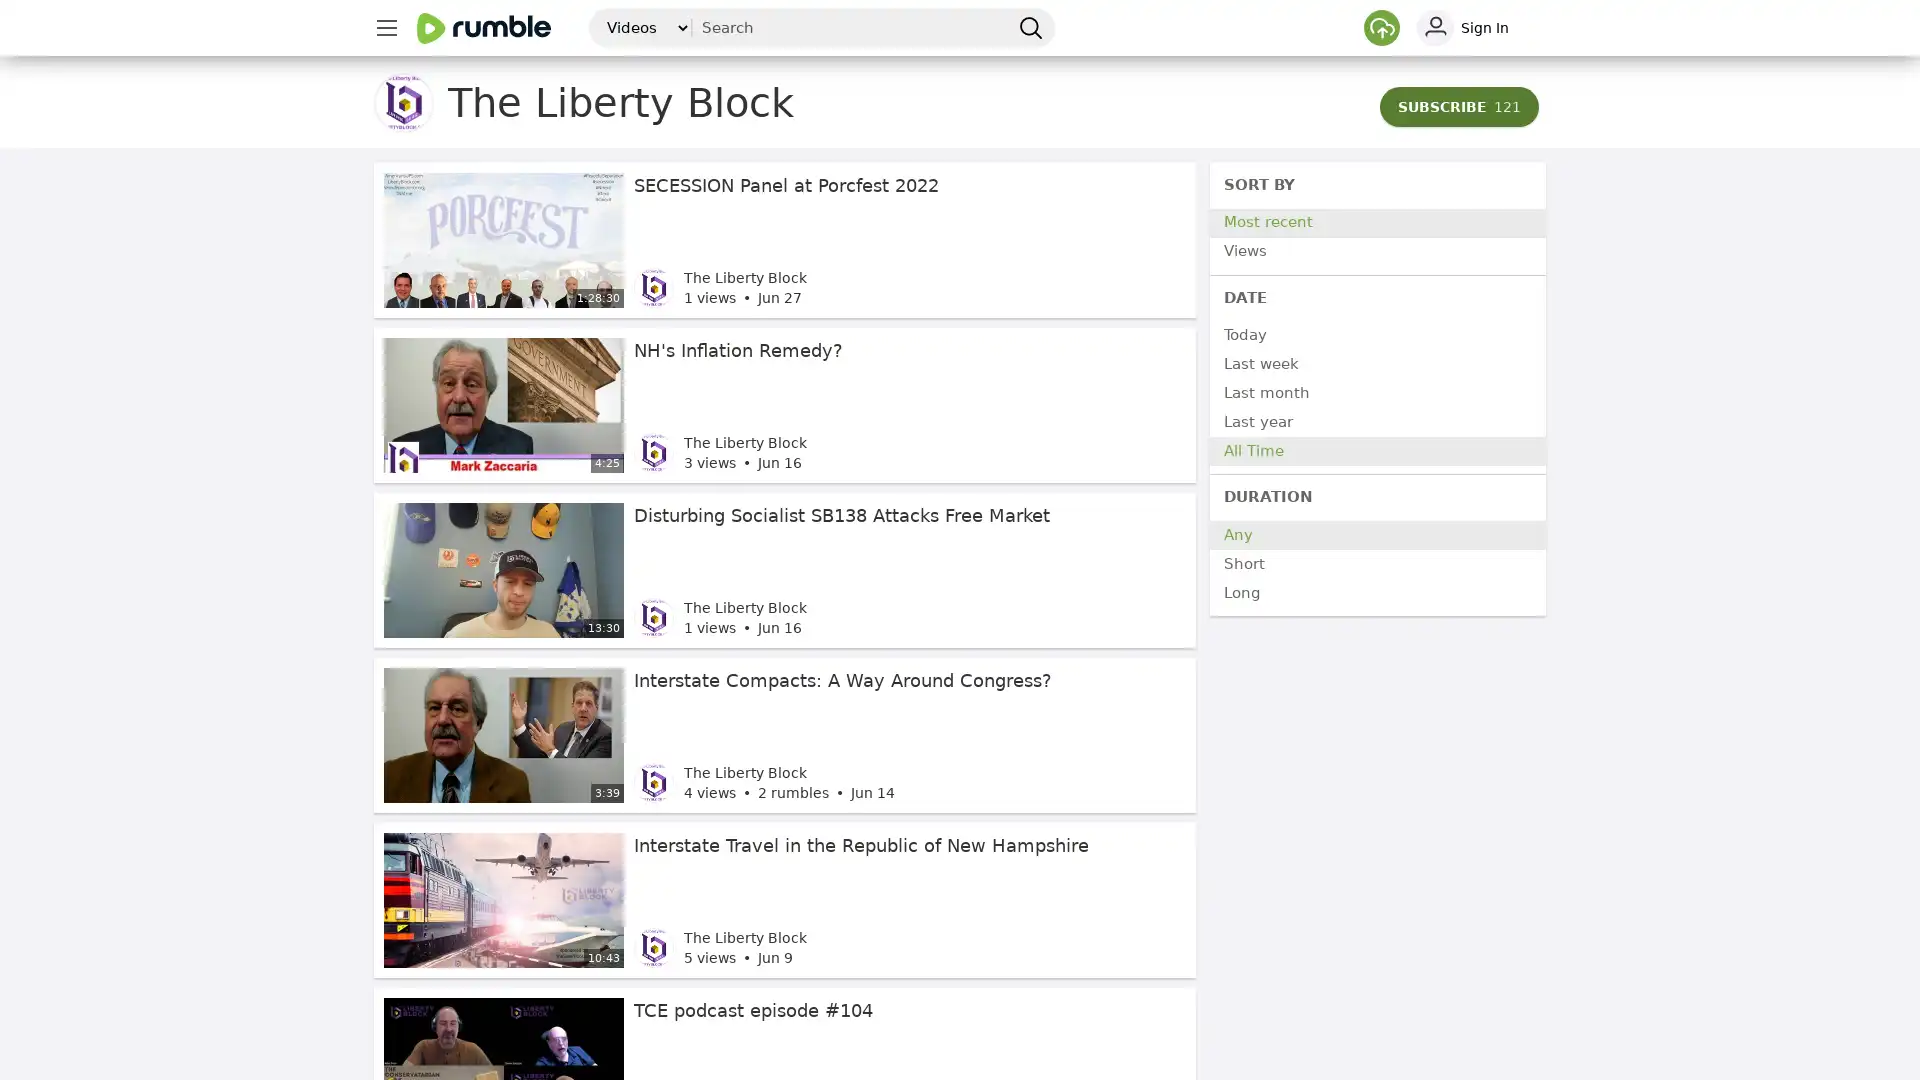 This screenshot has width=1920, height=1080. Describe the element at coordinates (1479, 27) in the screenshot. I see `sign in` at that location.